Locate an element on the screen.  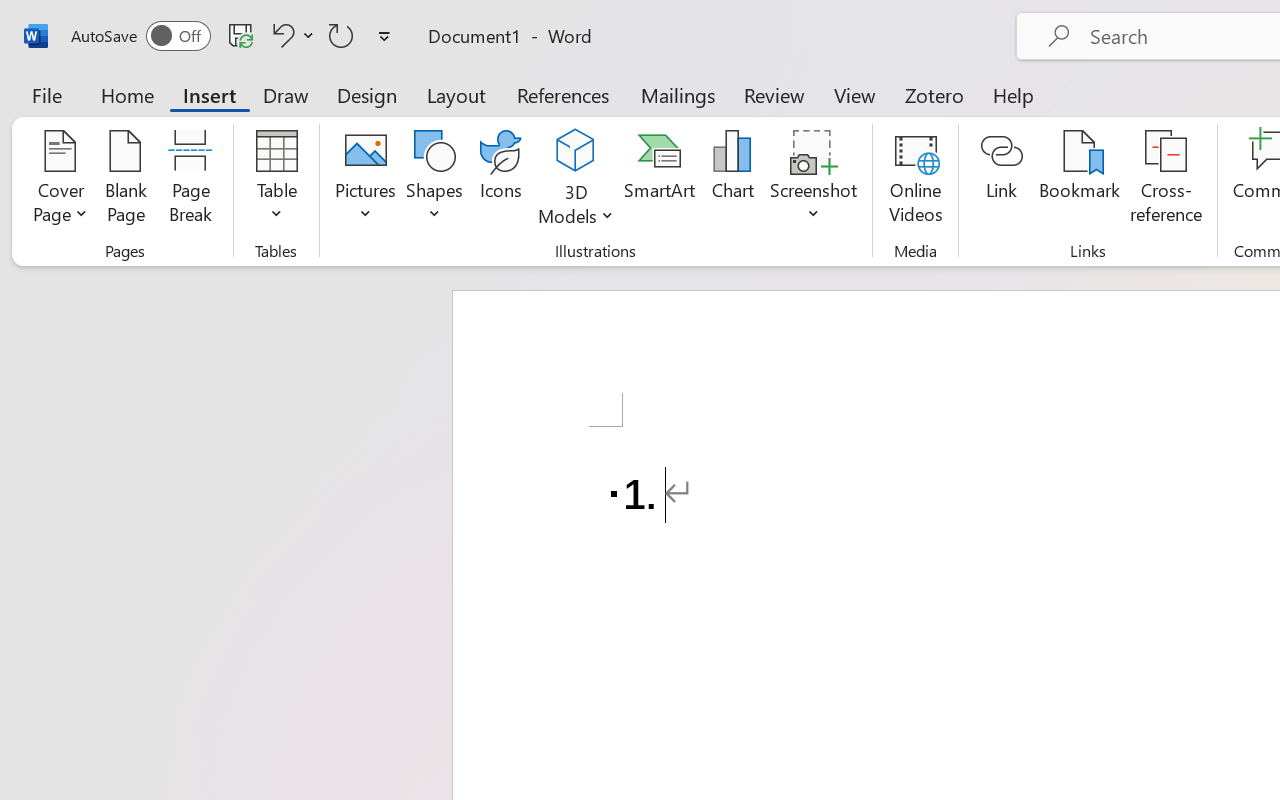
'Link' is located at coordinates (1002, 179).